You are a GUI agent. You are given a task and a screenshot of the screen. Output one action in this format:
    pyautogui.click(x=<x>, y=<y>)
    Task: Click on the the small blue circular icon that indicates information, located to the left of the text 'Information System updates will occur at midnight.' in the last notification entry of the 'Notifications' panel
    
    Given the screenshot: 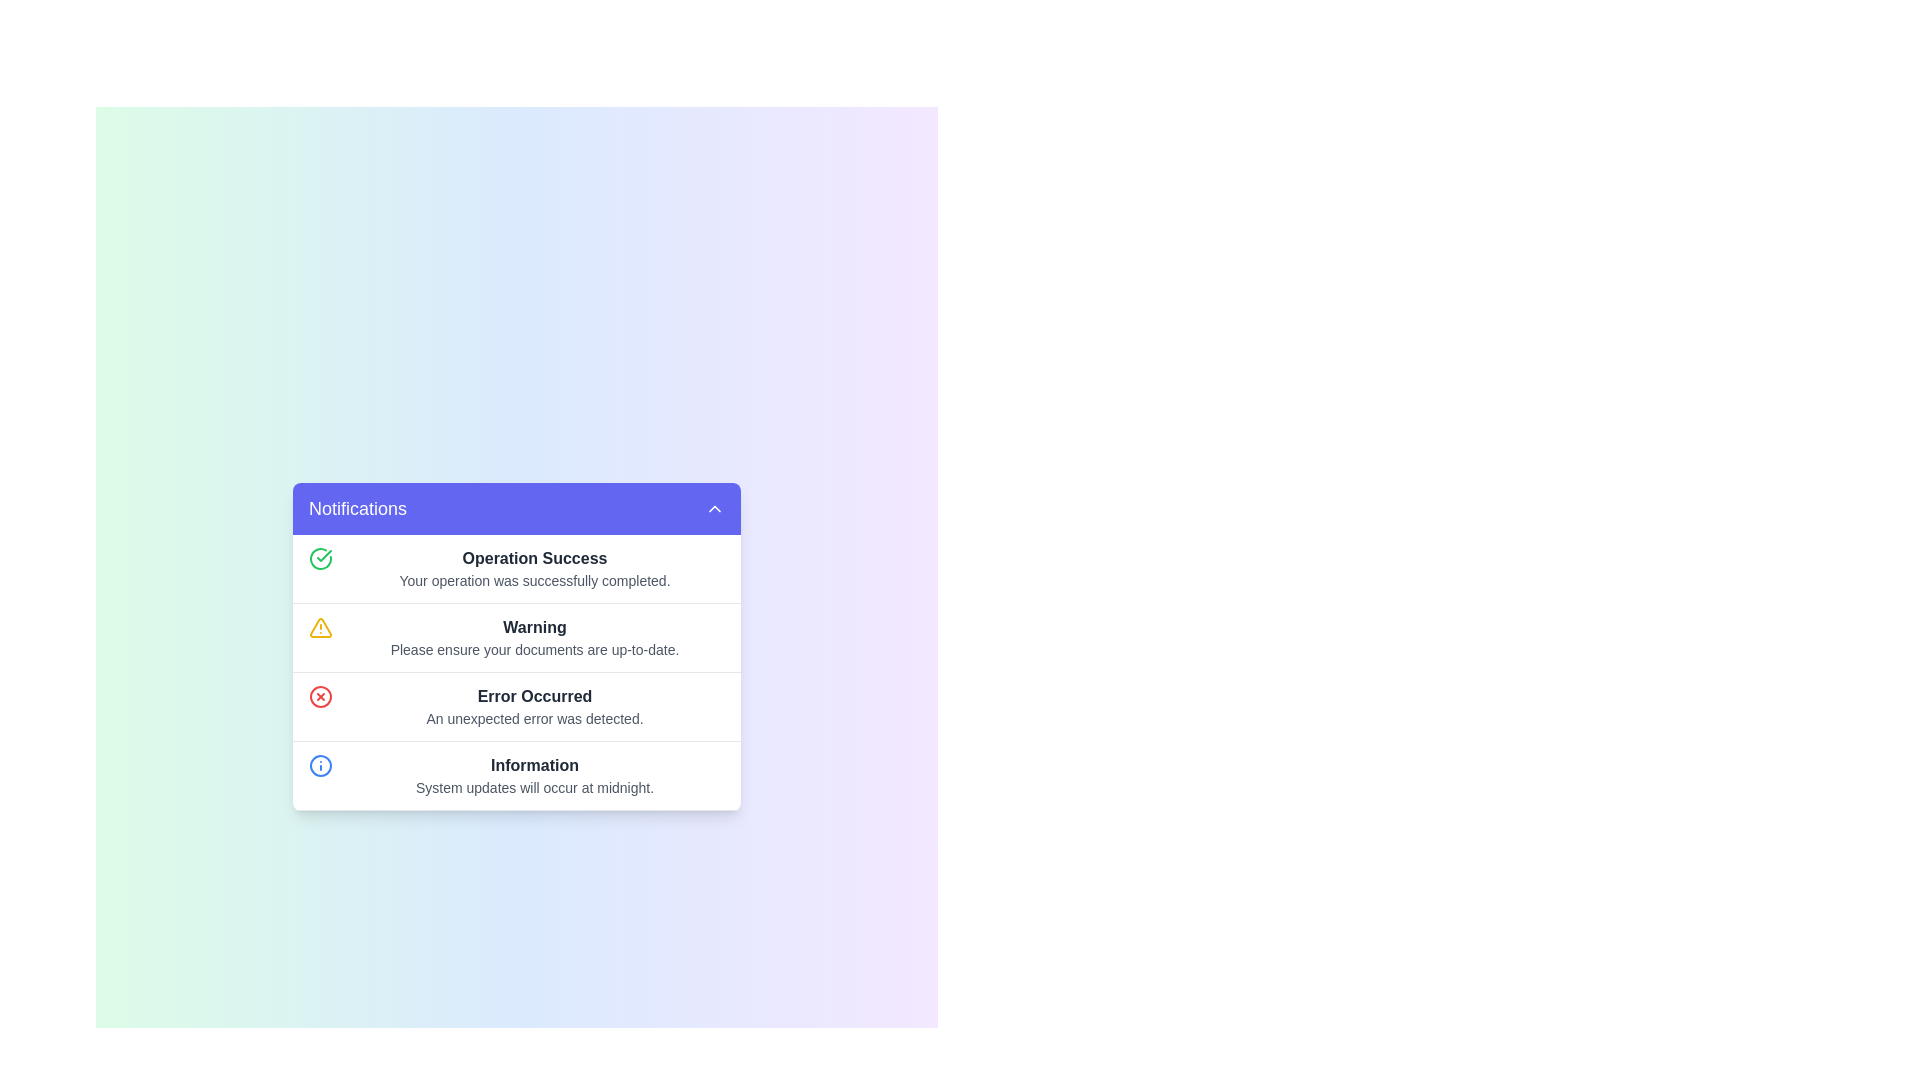 What is the action you would take?
    pyautogui.click(x=321, y=765)
    